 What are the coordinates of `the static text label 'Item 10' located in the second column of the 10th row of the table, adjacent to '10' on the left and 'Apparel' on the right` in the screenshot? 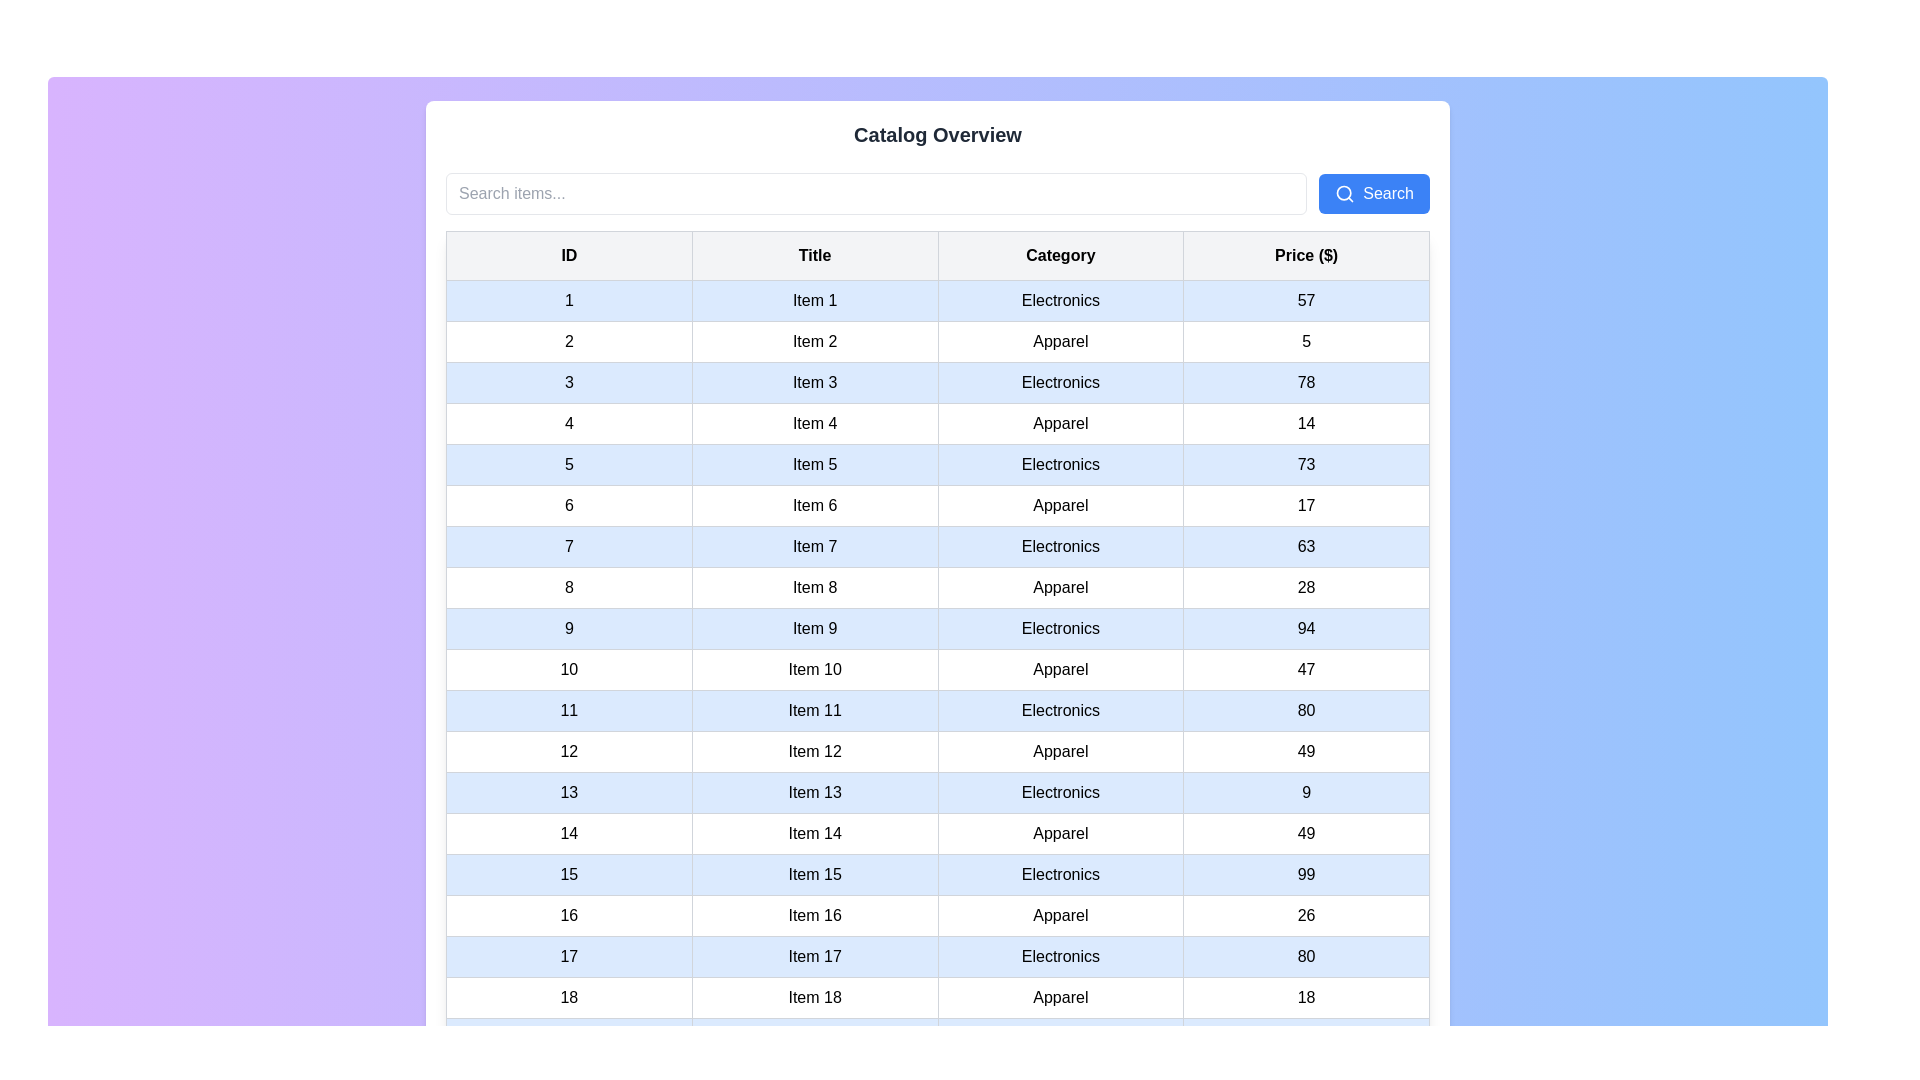 It's located at (815, 670).